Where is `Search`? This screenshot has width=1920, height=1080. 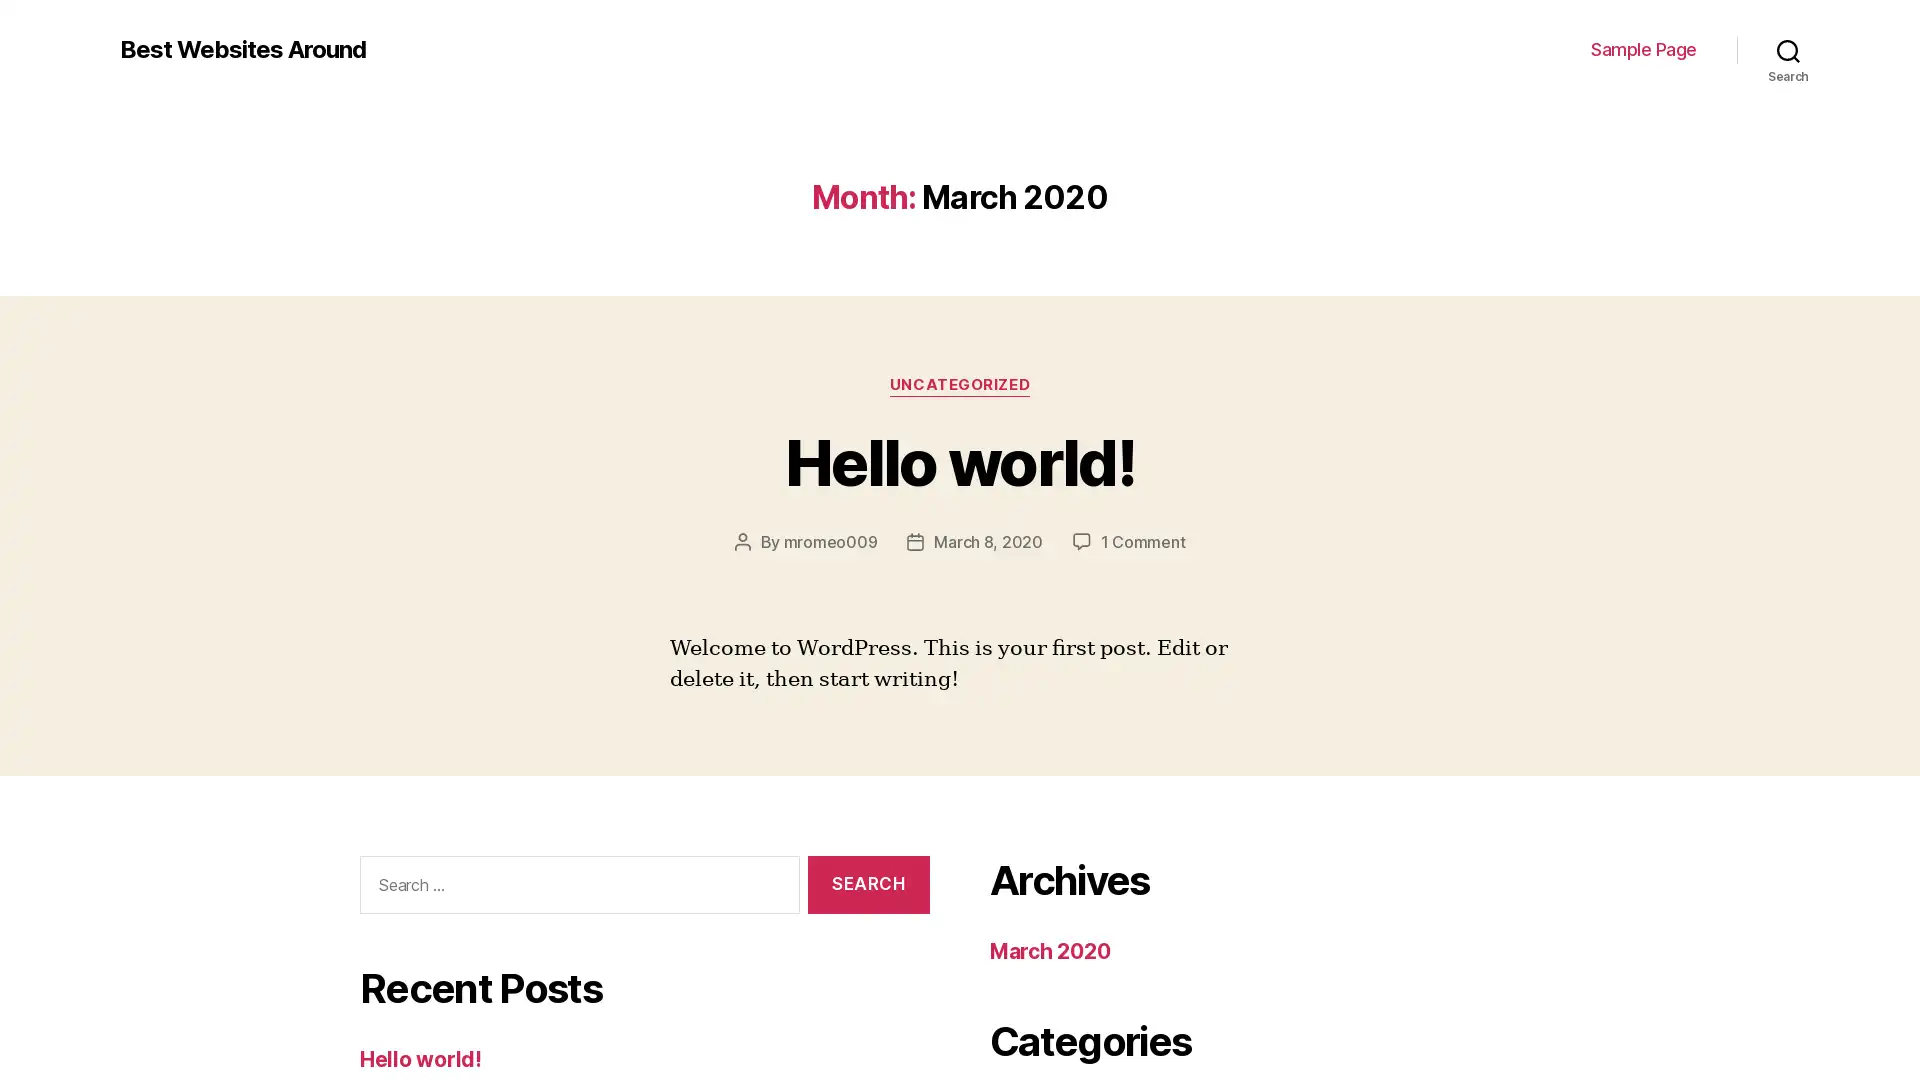 Search is located at coordinates (1788, 49).